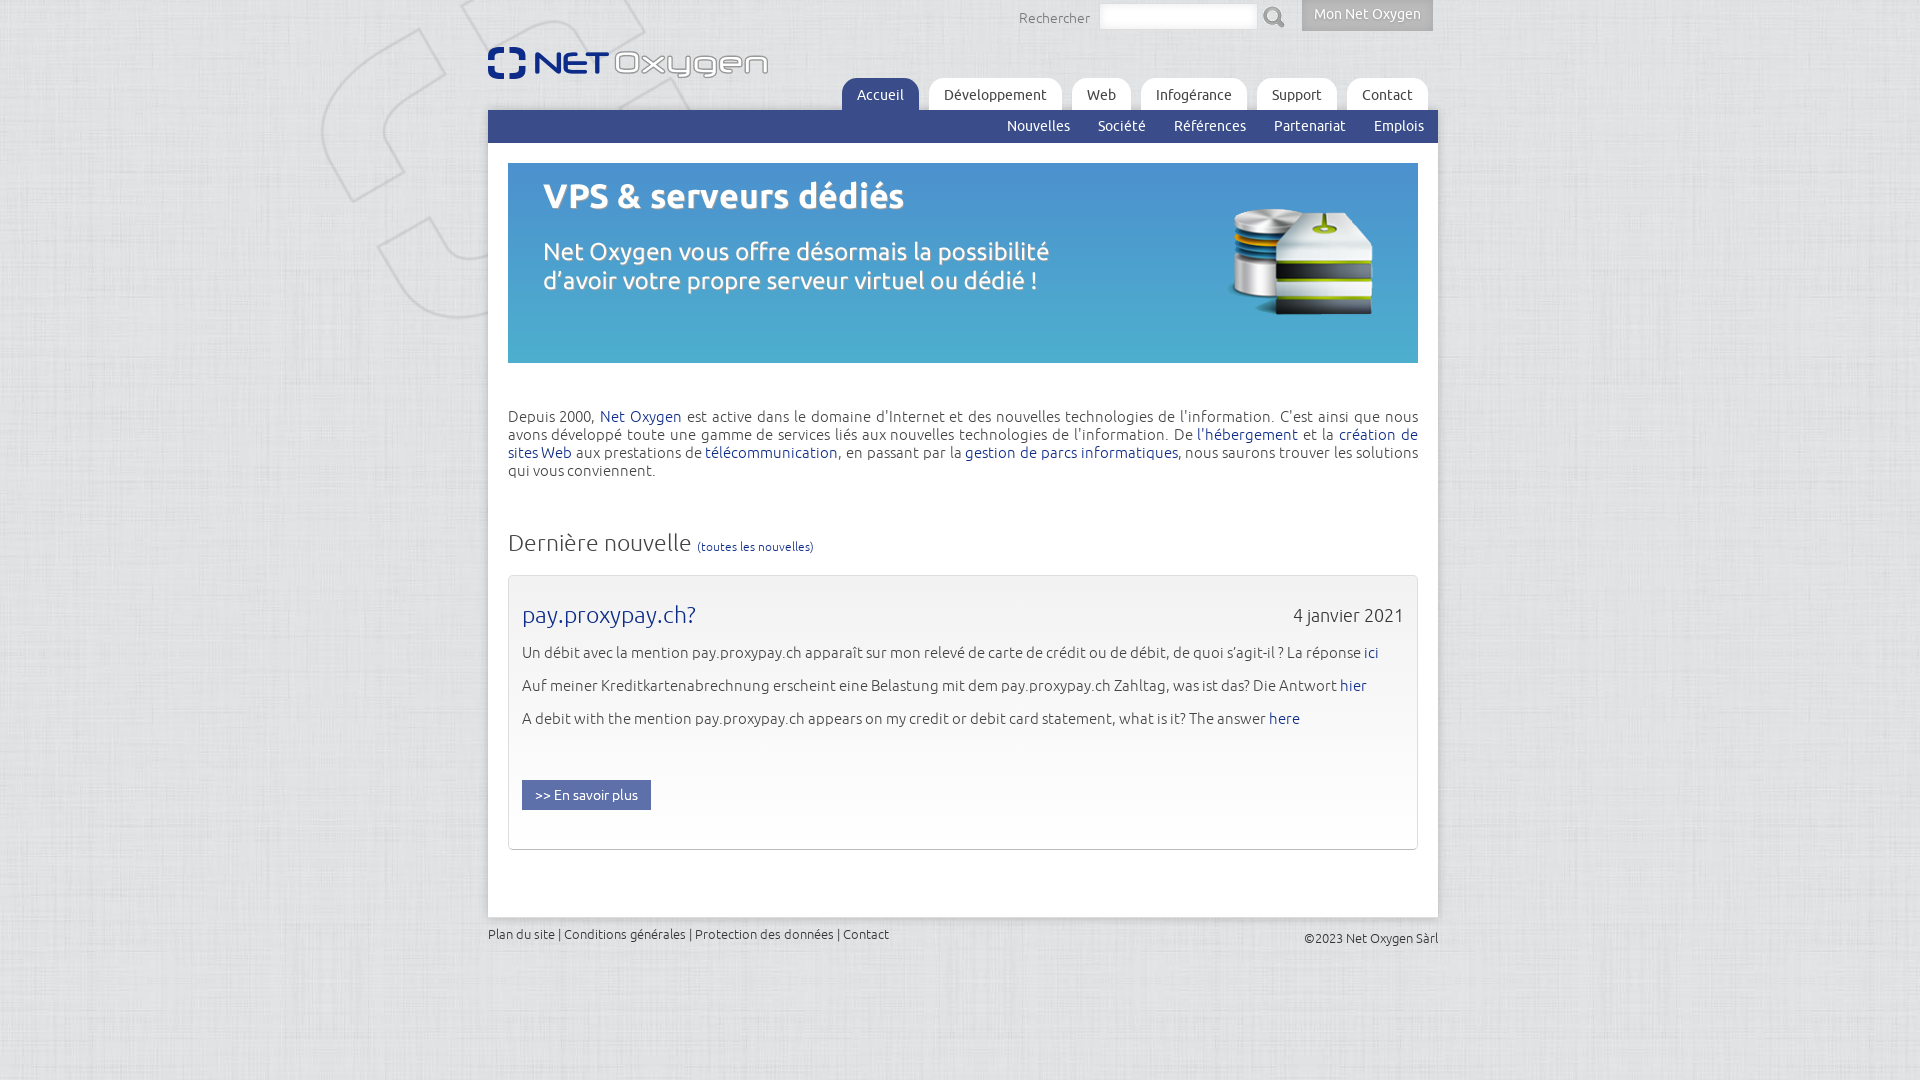 This screenshot has height=1080, width=1920. I want to click on 'gestion de parcs informatiques', so click(964, 452).